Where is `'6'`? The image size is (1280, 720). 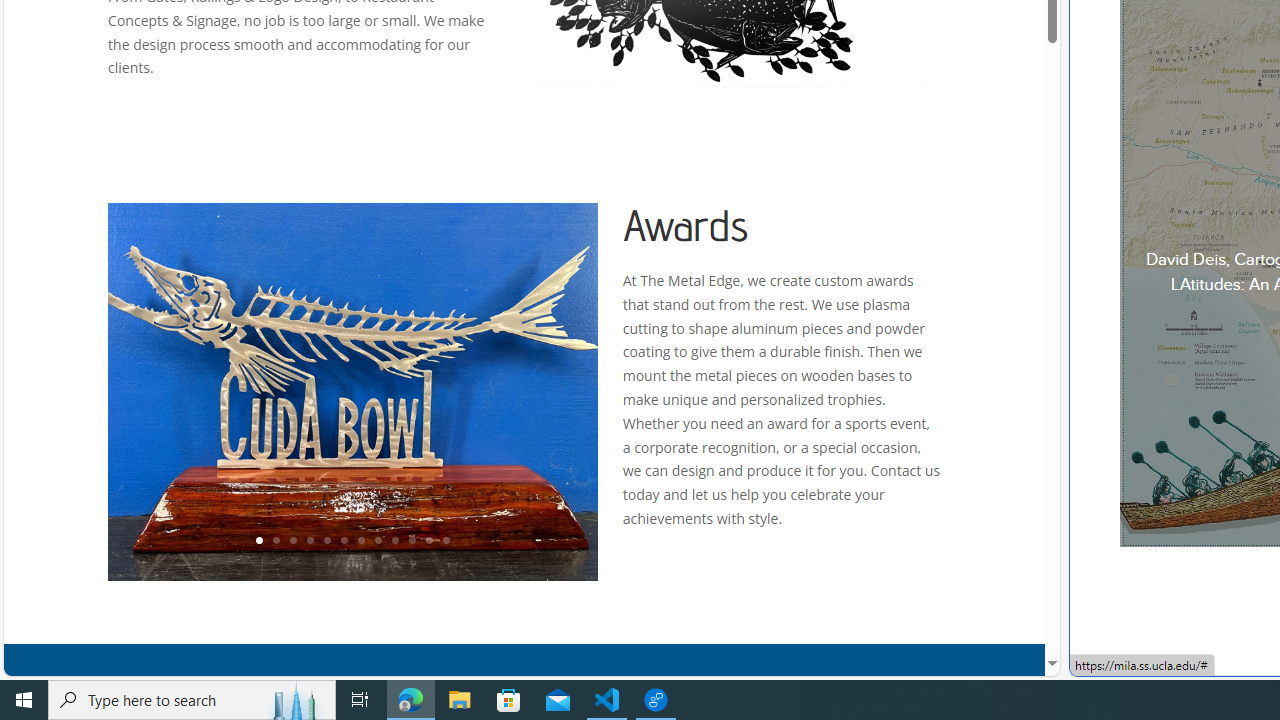
'6' is located at coordinates (344, 541).